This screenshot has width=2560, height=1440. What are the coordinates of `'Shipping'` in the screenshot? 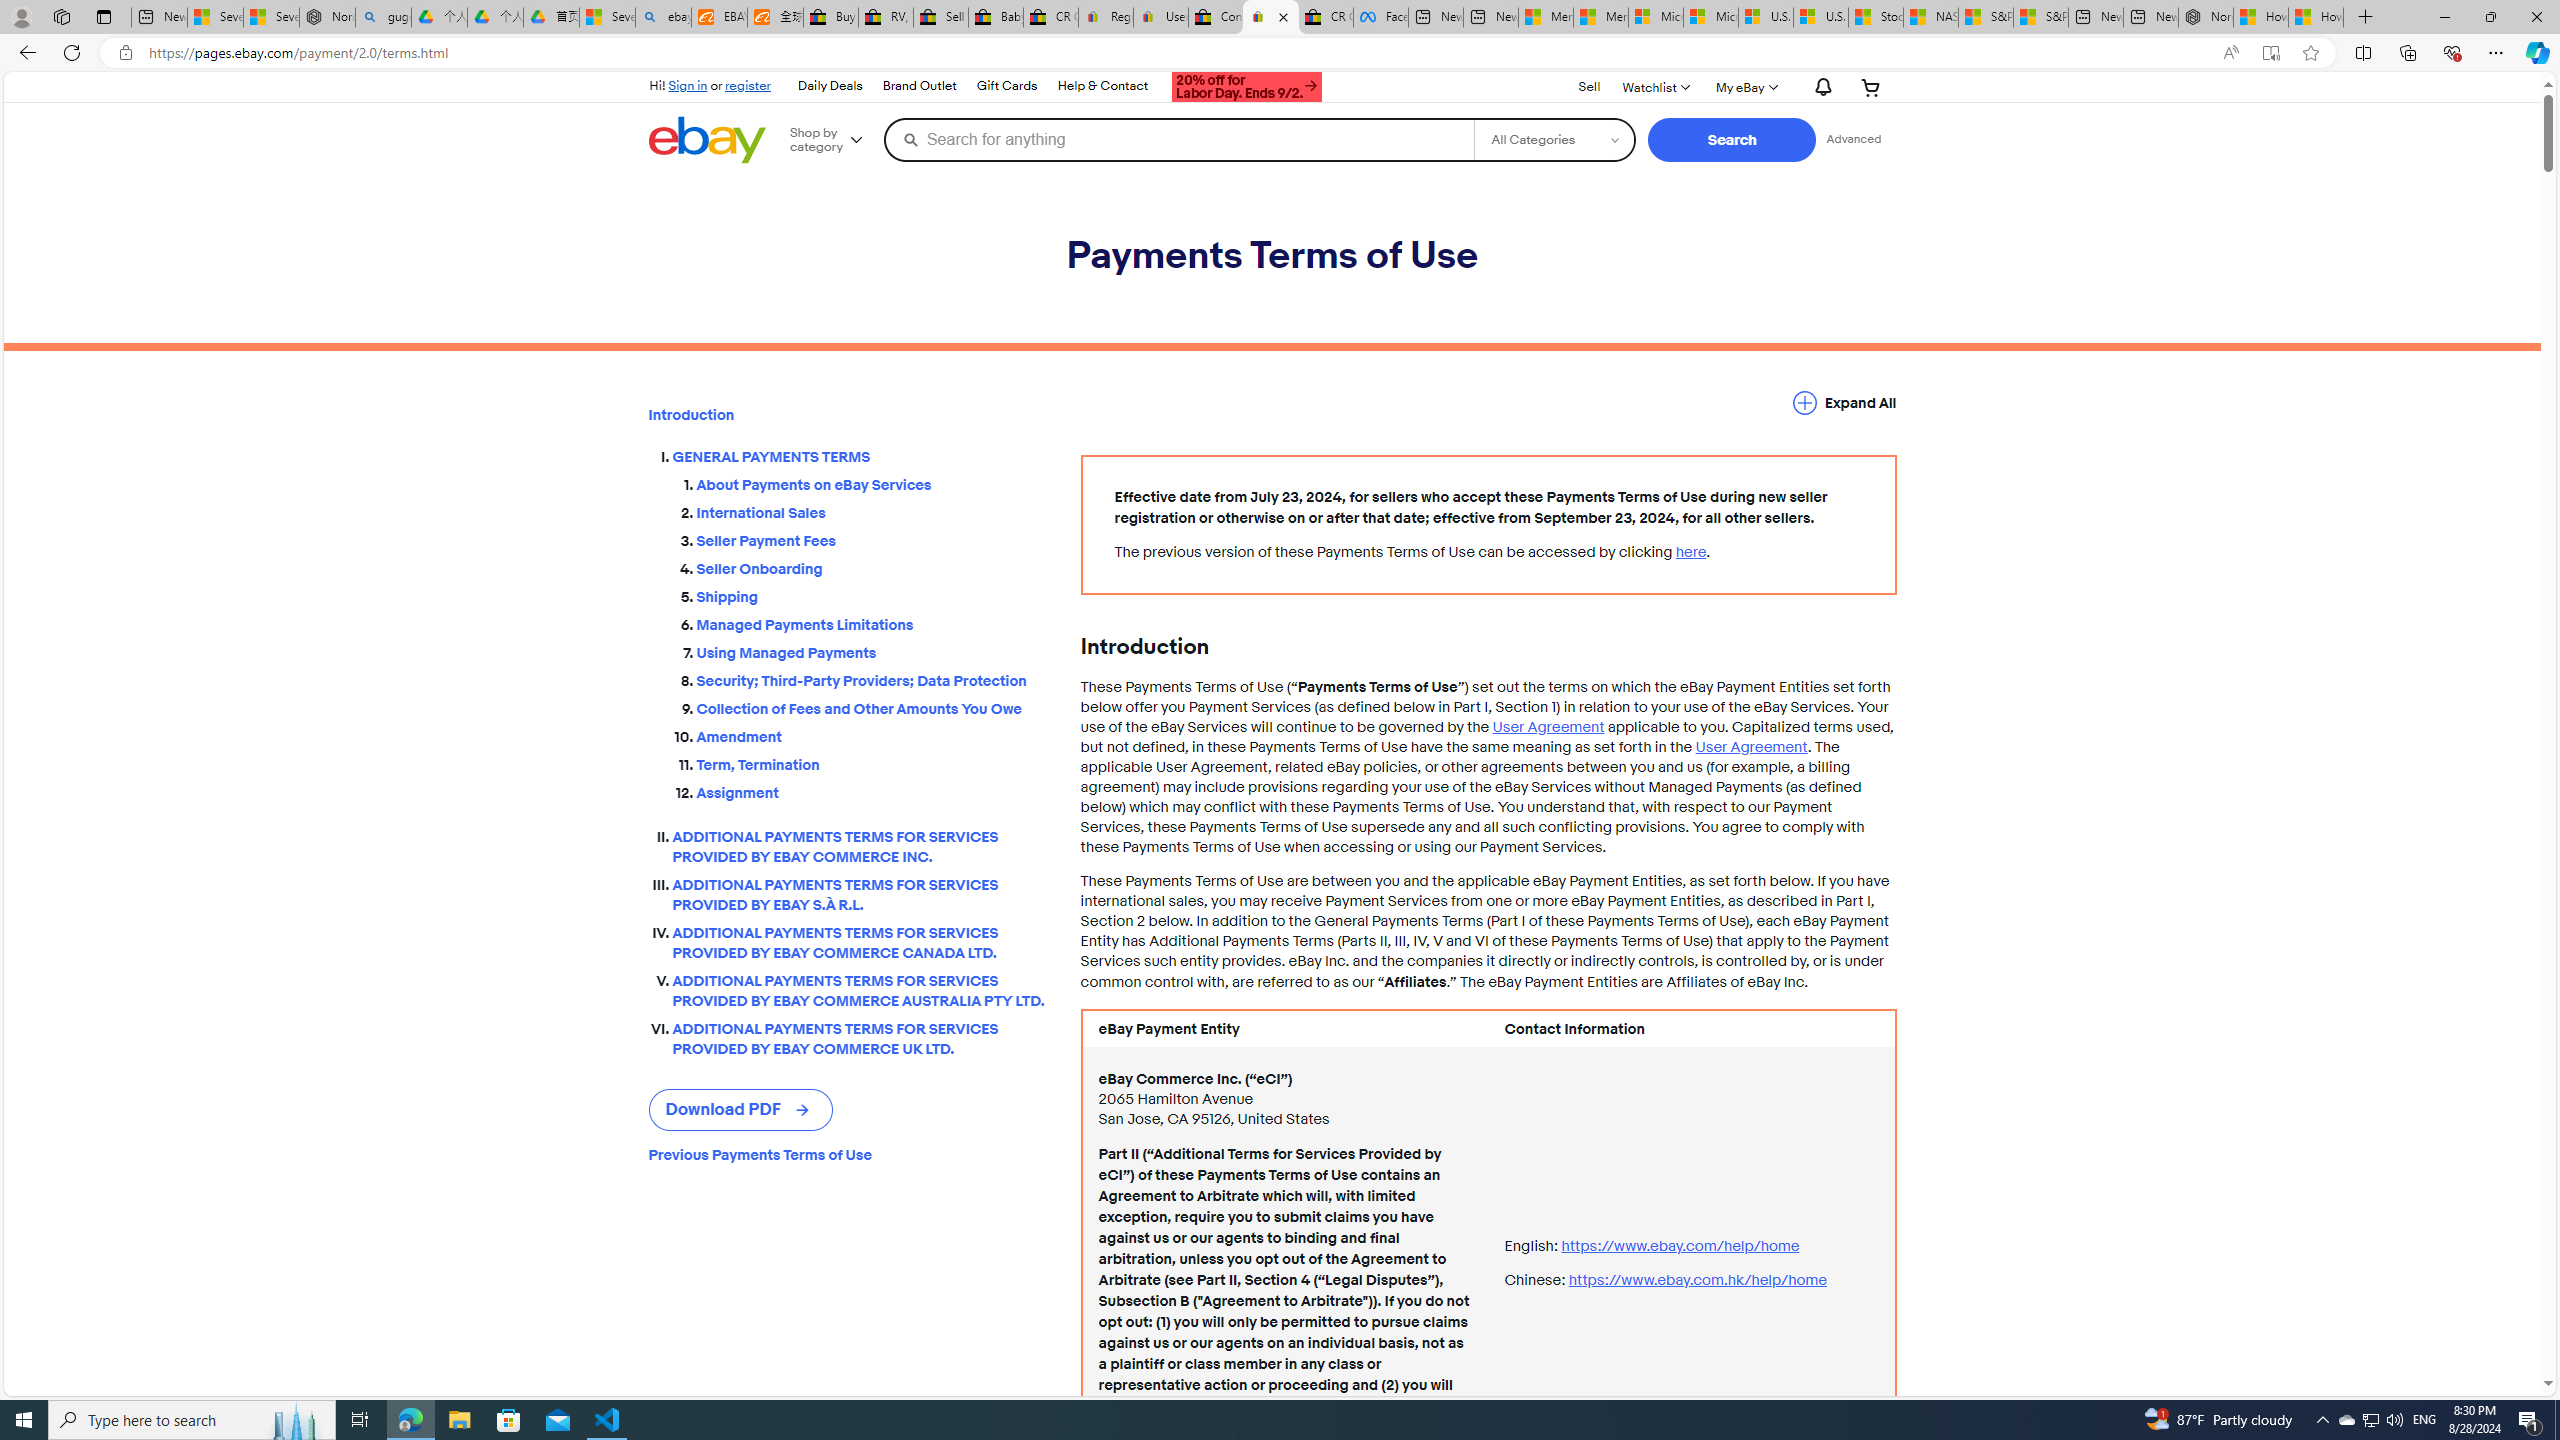 It's located at (872, 593).